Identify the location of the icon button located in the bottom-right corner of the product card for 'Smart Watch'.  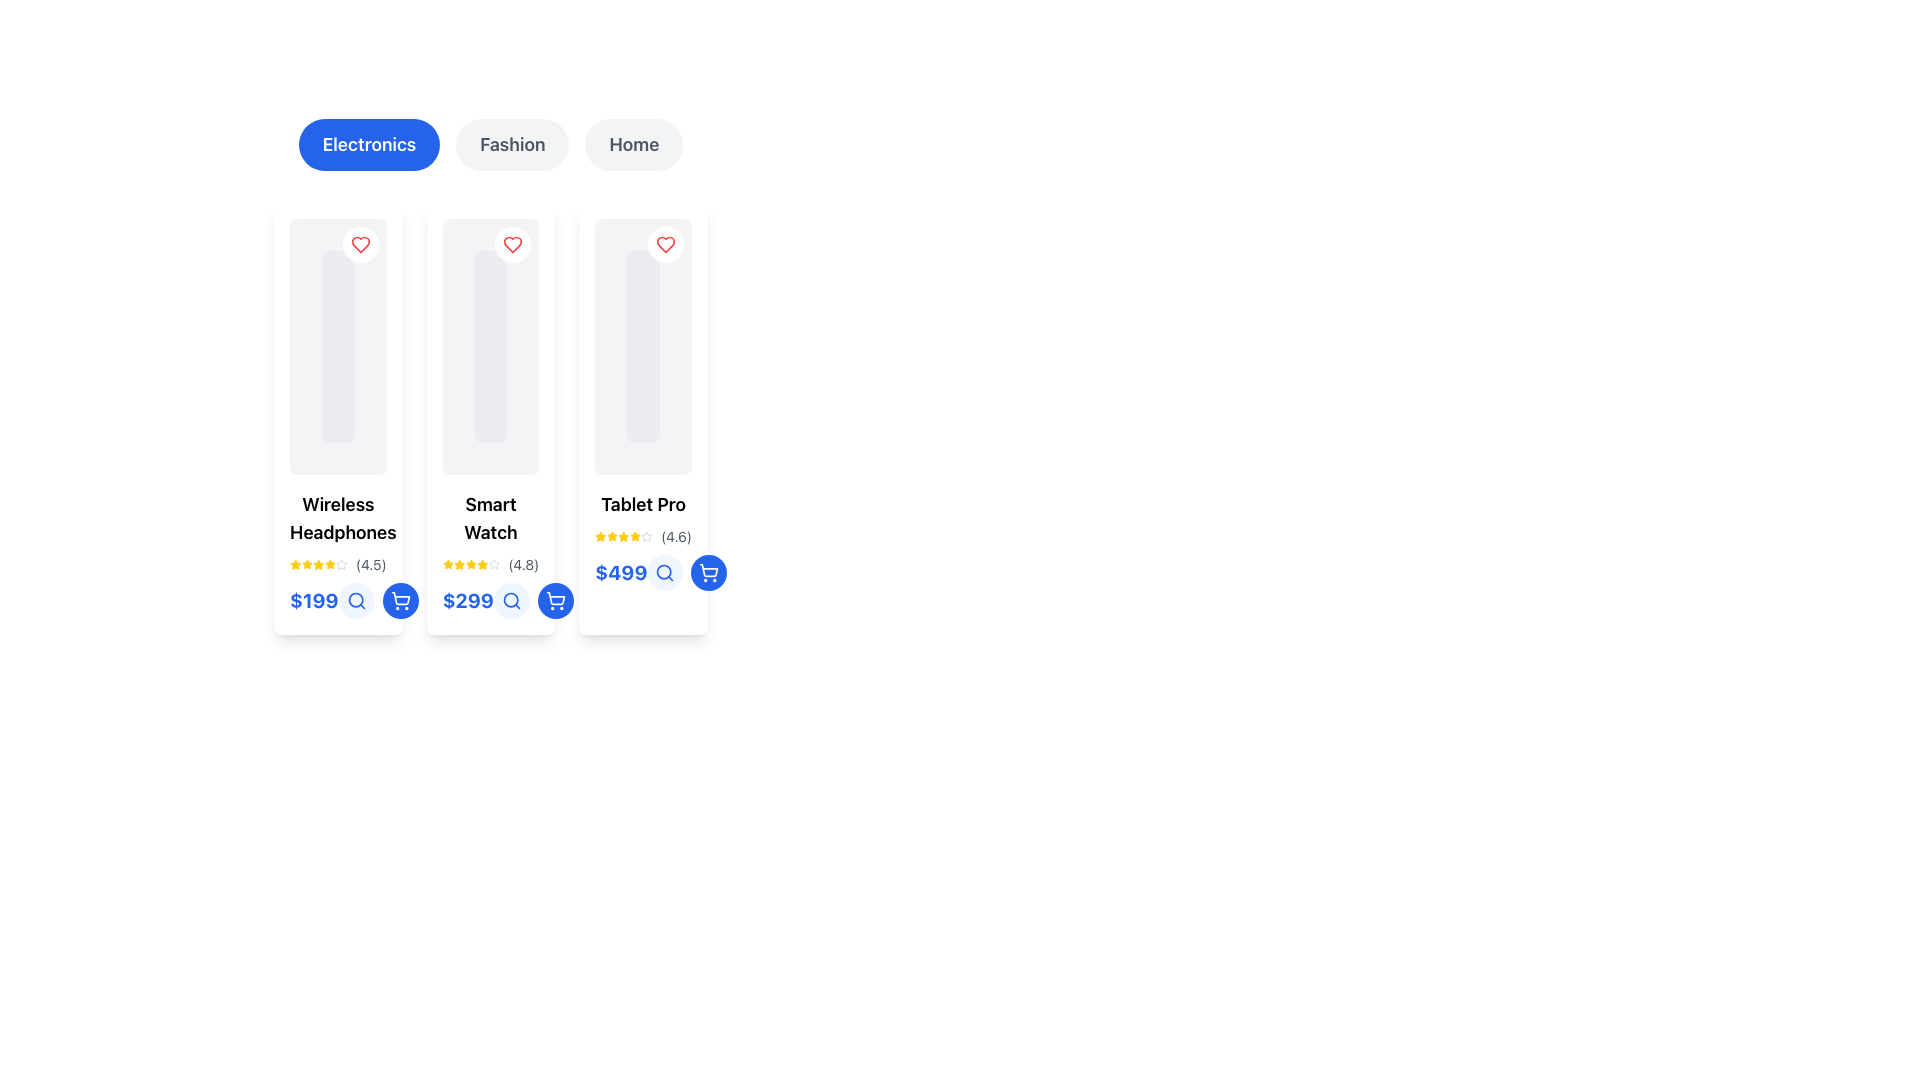
(400, 600).